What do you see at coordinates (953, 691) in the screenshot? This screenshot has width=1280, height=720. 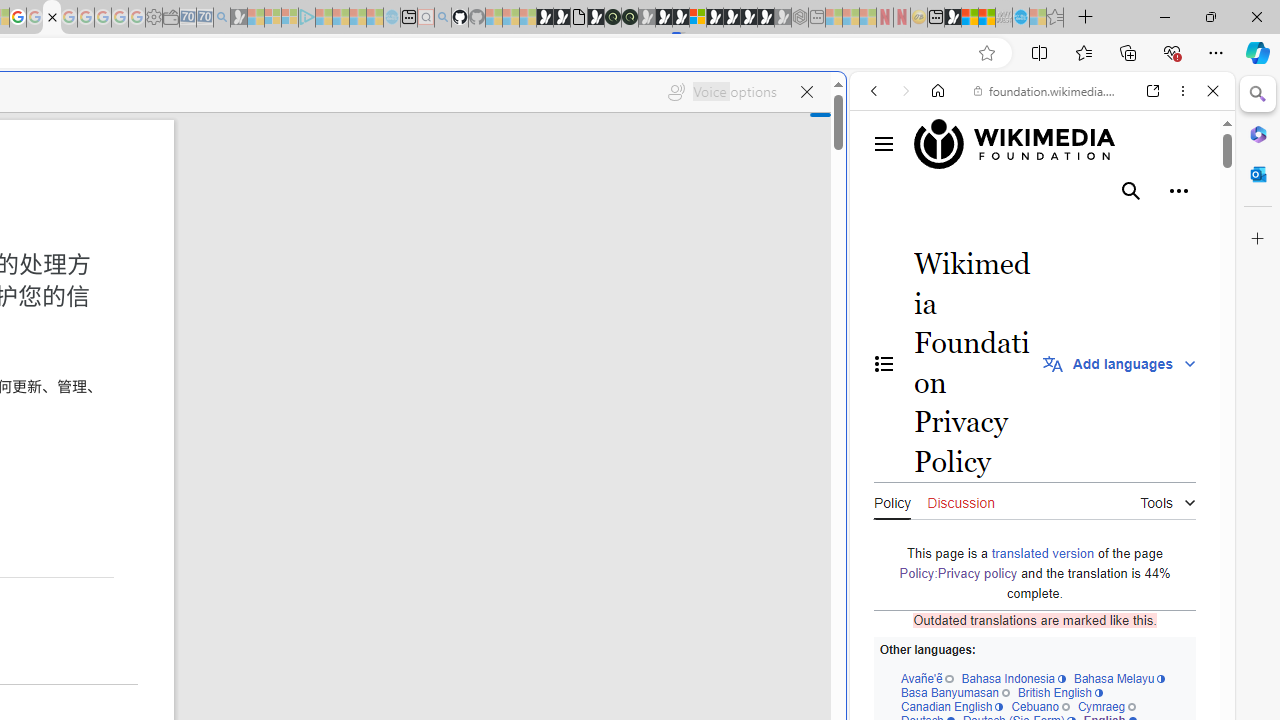 I see `'Basa Banyumasan'` at bounding box center [953, 691].